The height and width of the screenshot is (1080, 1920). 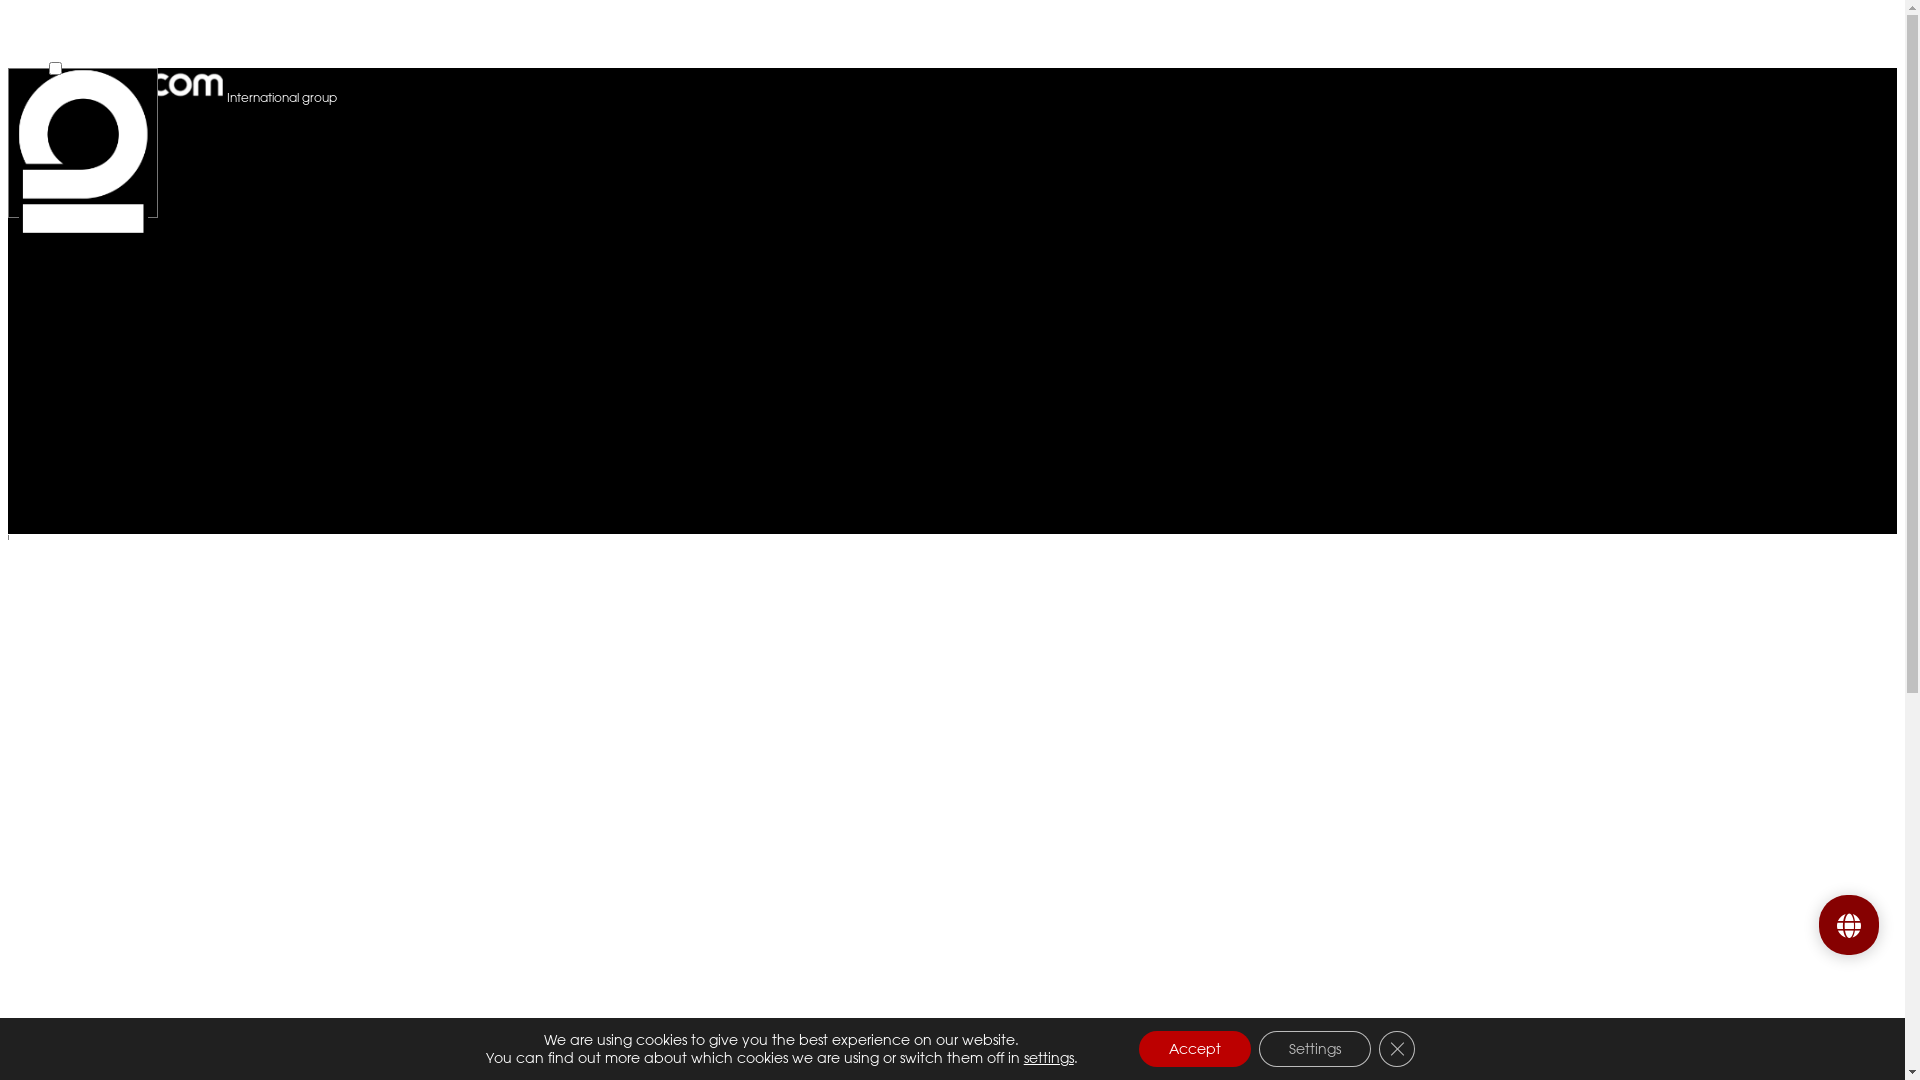 What do you see at coordinates (1138, 1048) in the screenshot?
I see `'Accept'` at bounding box center [1138, 1048].